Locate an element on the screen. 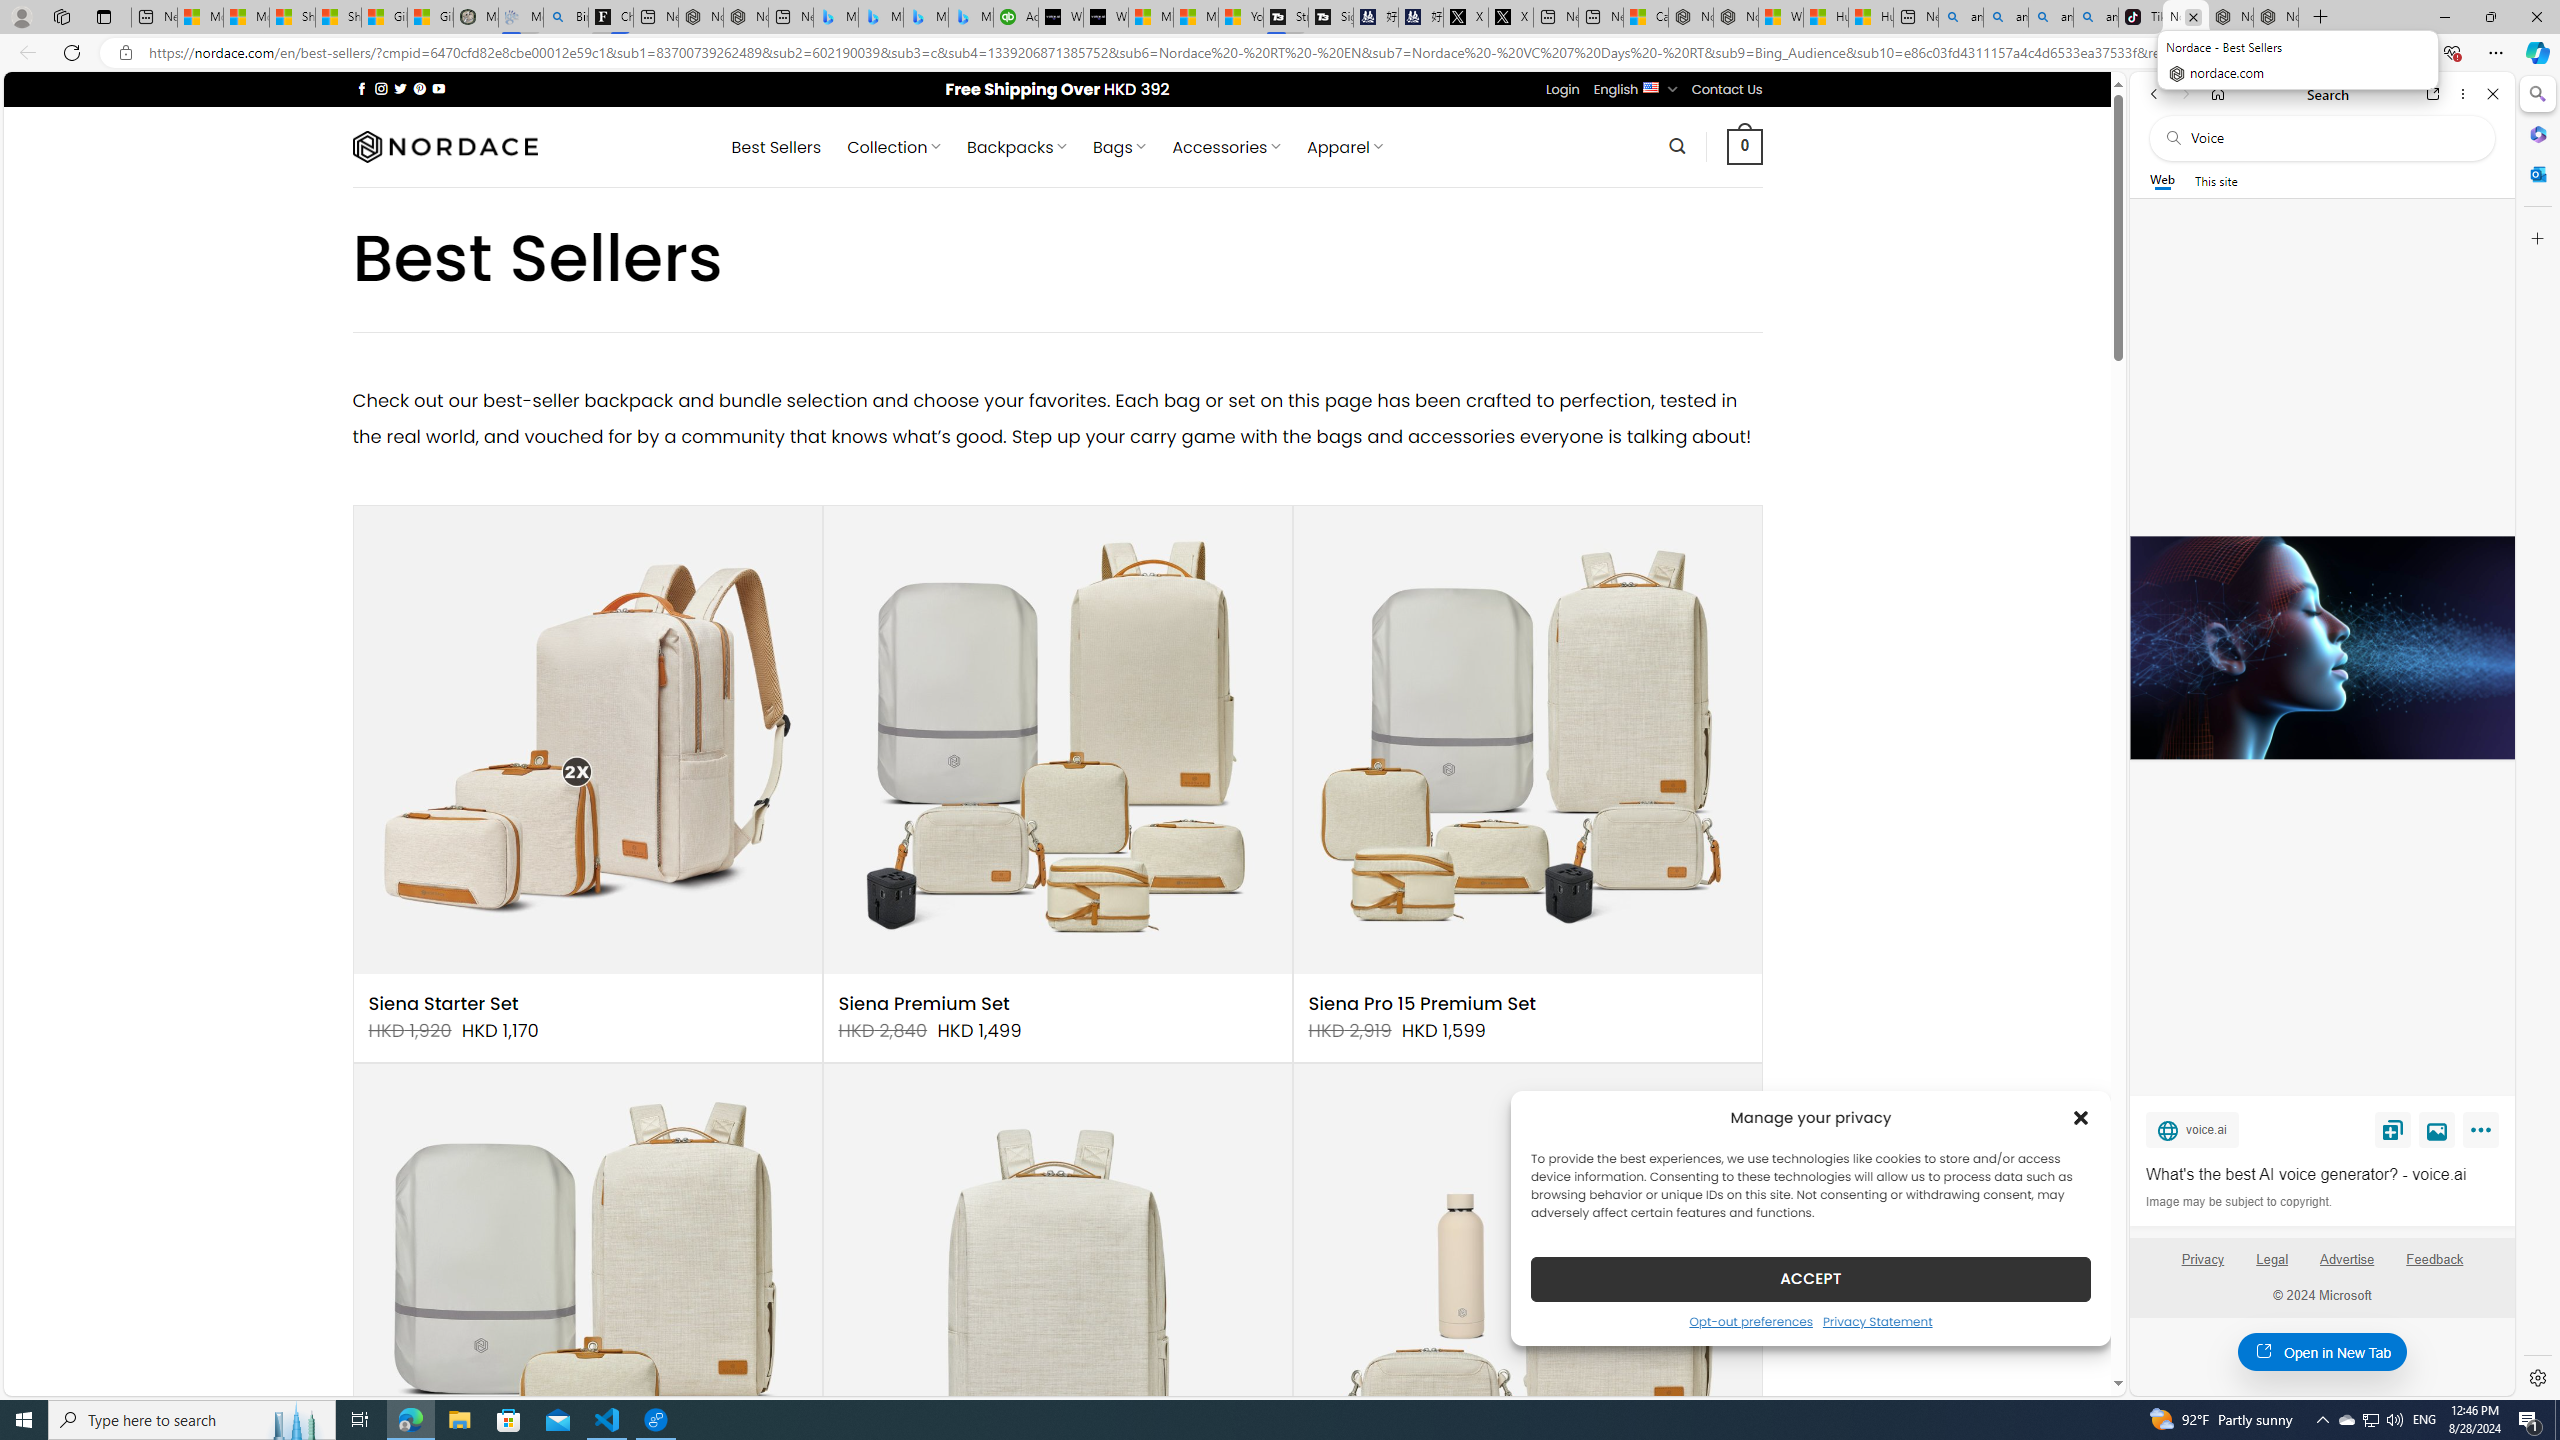  'Chloe Sorvino' is located at coordinates (611, 16).